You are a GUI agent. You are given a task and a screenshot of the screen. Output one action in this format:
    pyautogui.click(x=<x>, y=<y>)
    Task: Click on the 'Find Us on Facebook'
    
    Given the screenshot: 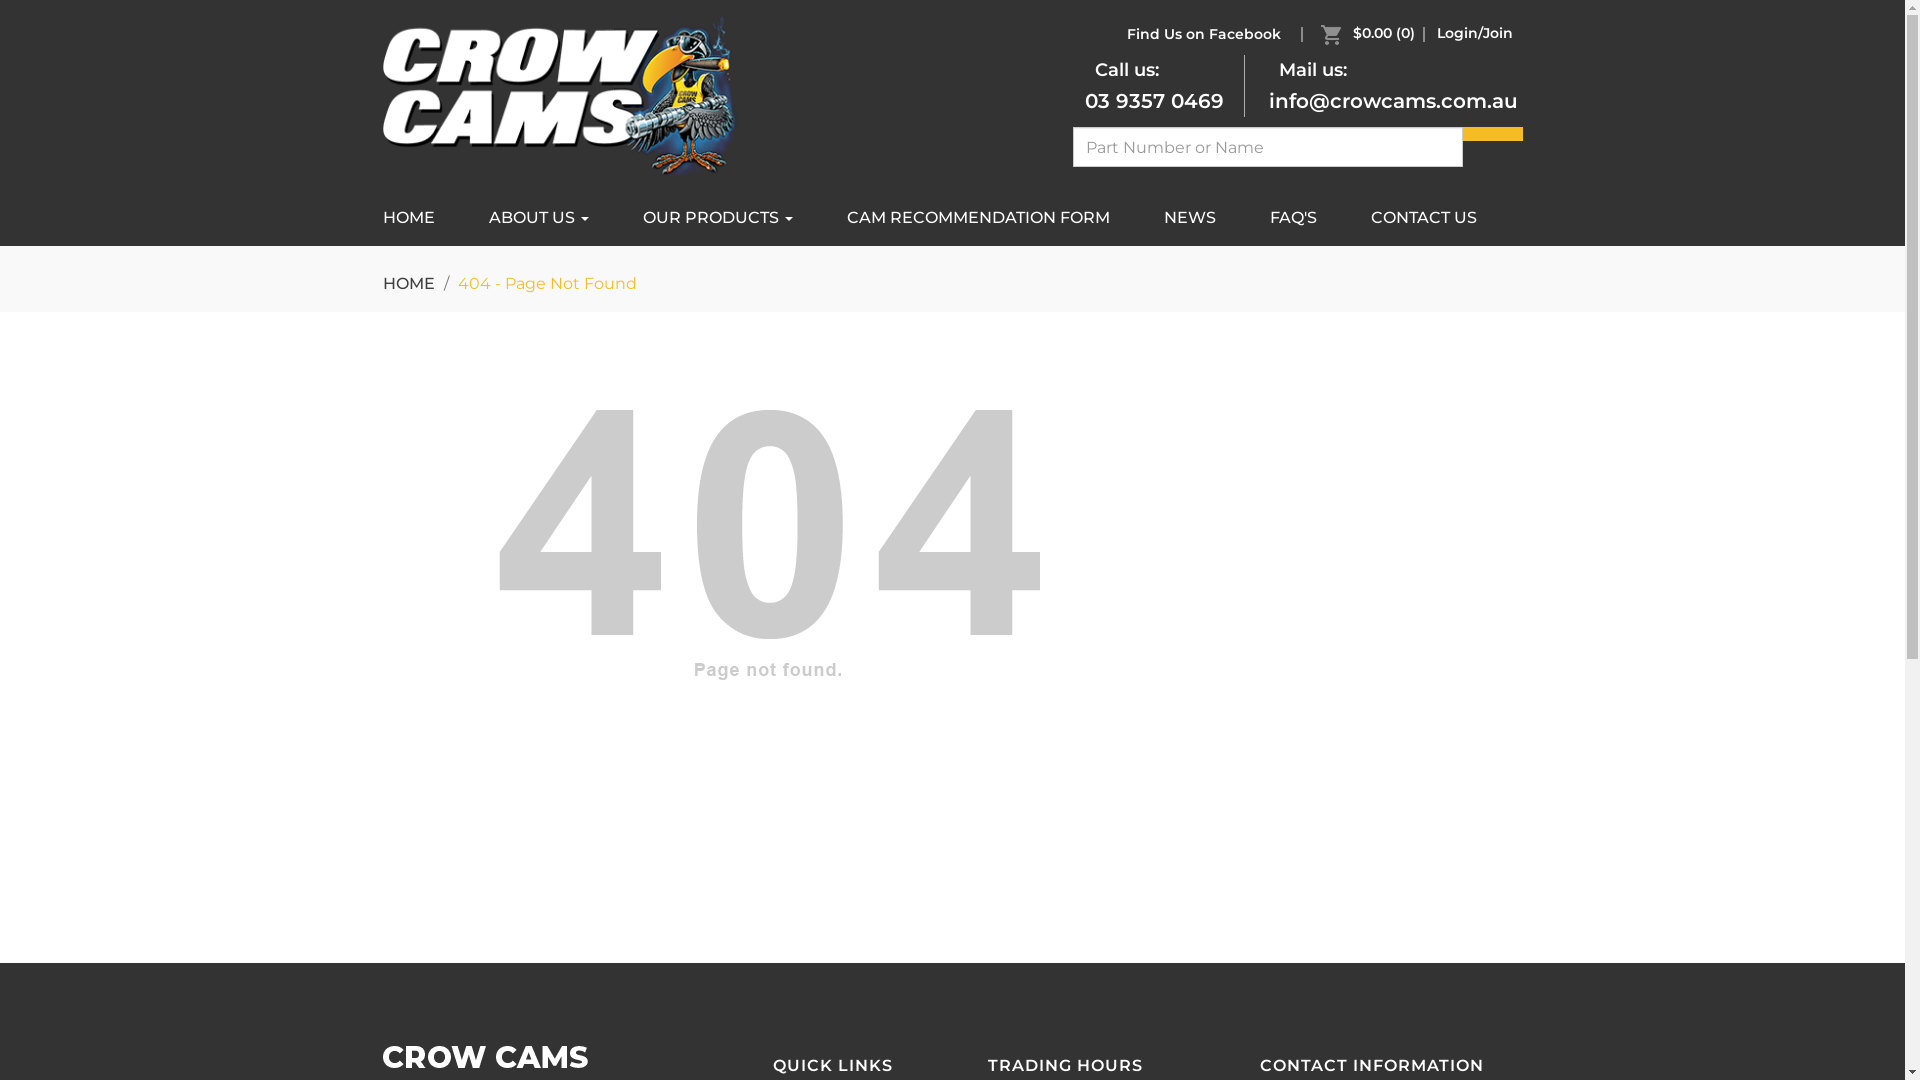 What is the action you would take?
    pyautogui.click(x=1200, y=33)
    